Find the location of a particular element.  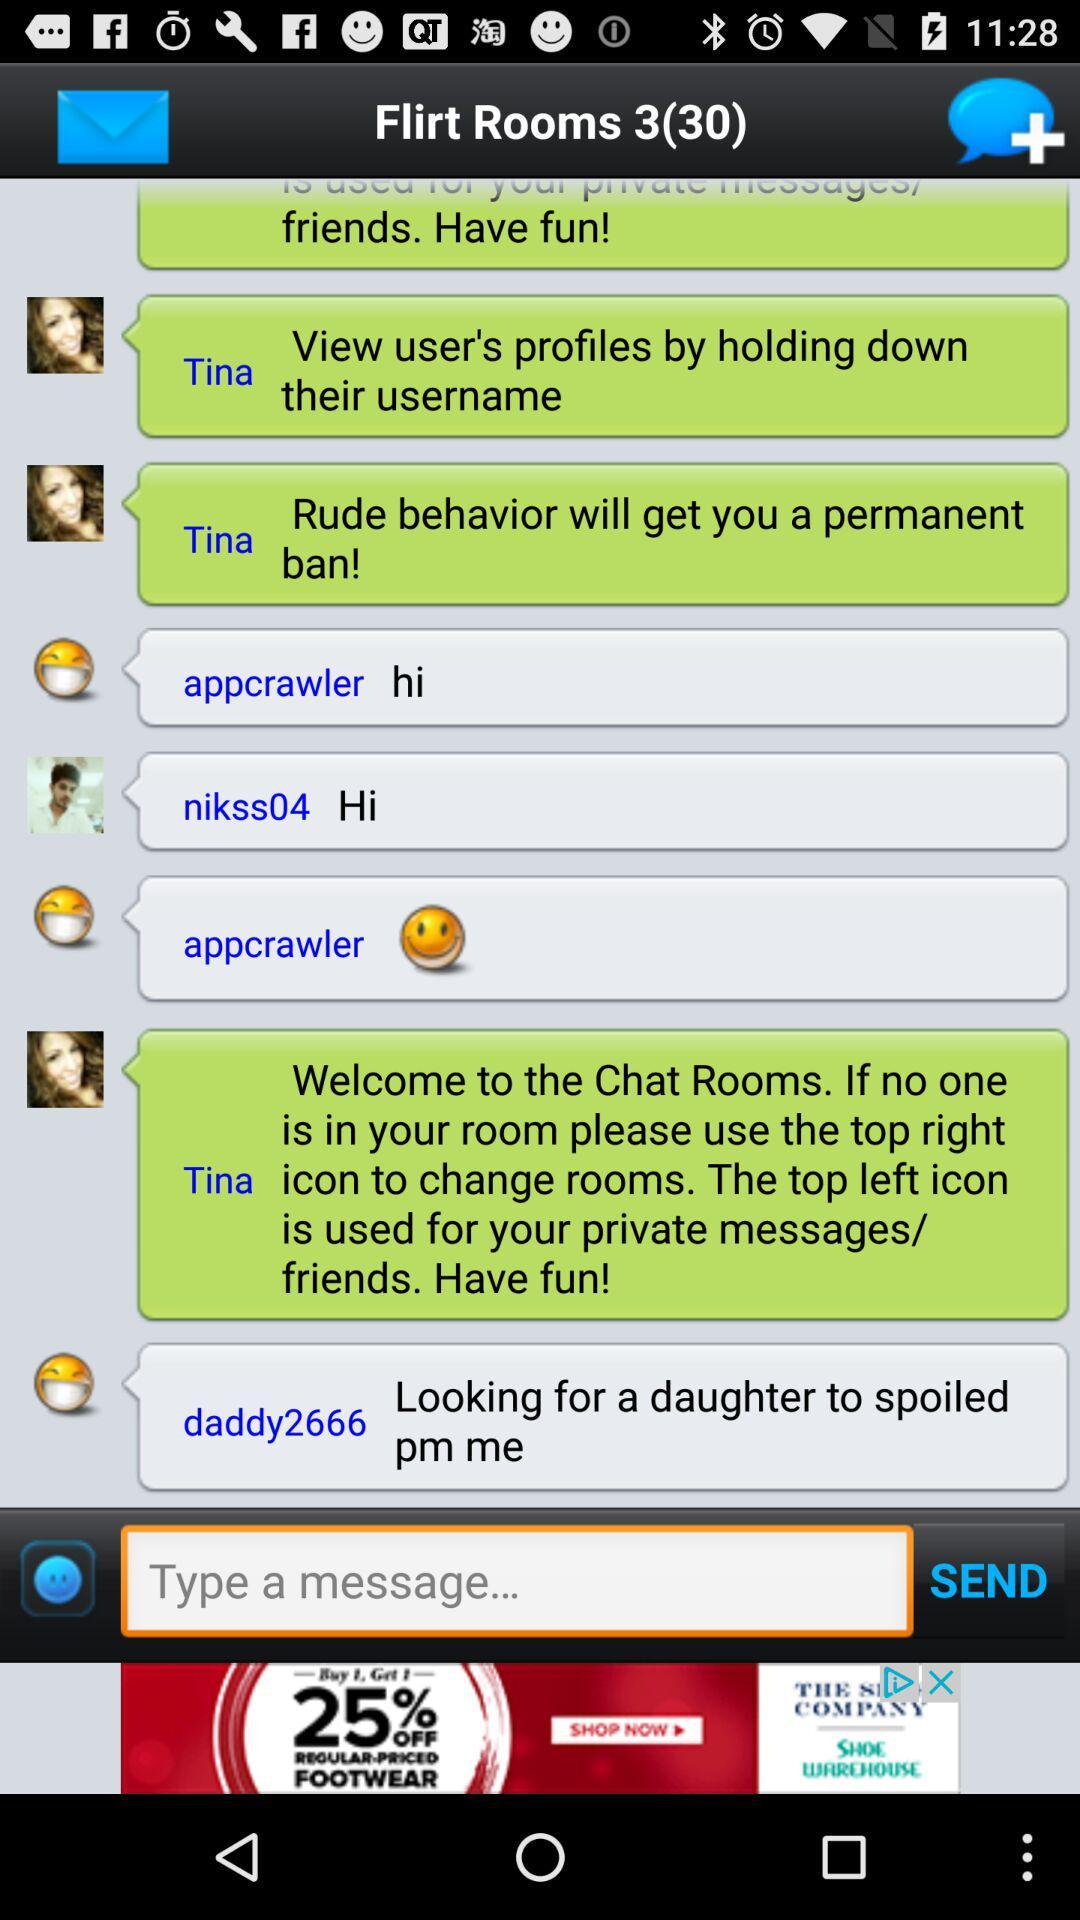

the toy sympol is located at coordinates (56, 1578).